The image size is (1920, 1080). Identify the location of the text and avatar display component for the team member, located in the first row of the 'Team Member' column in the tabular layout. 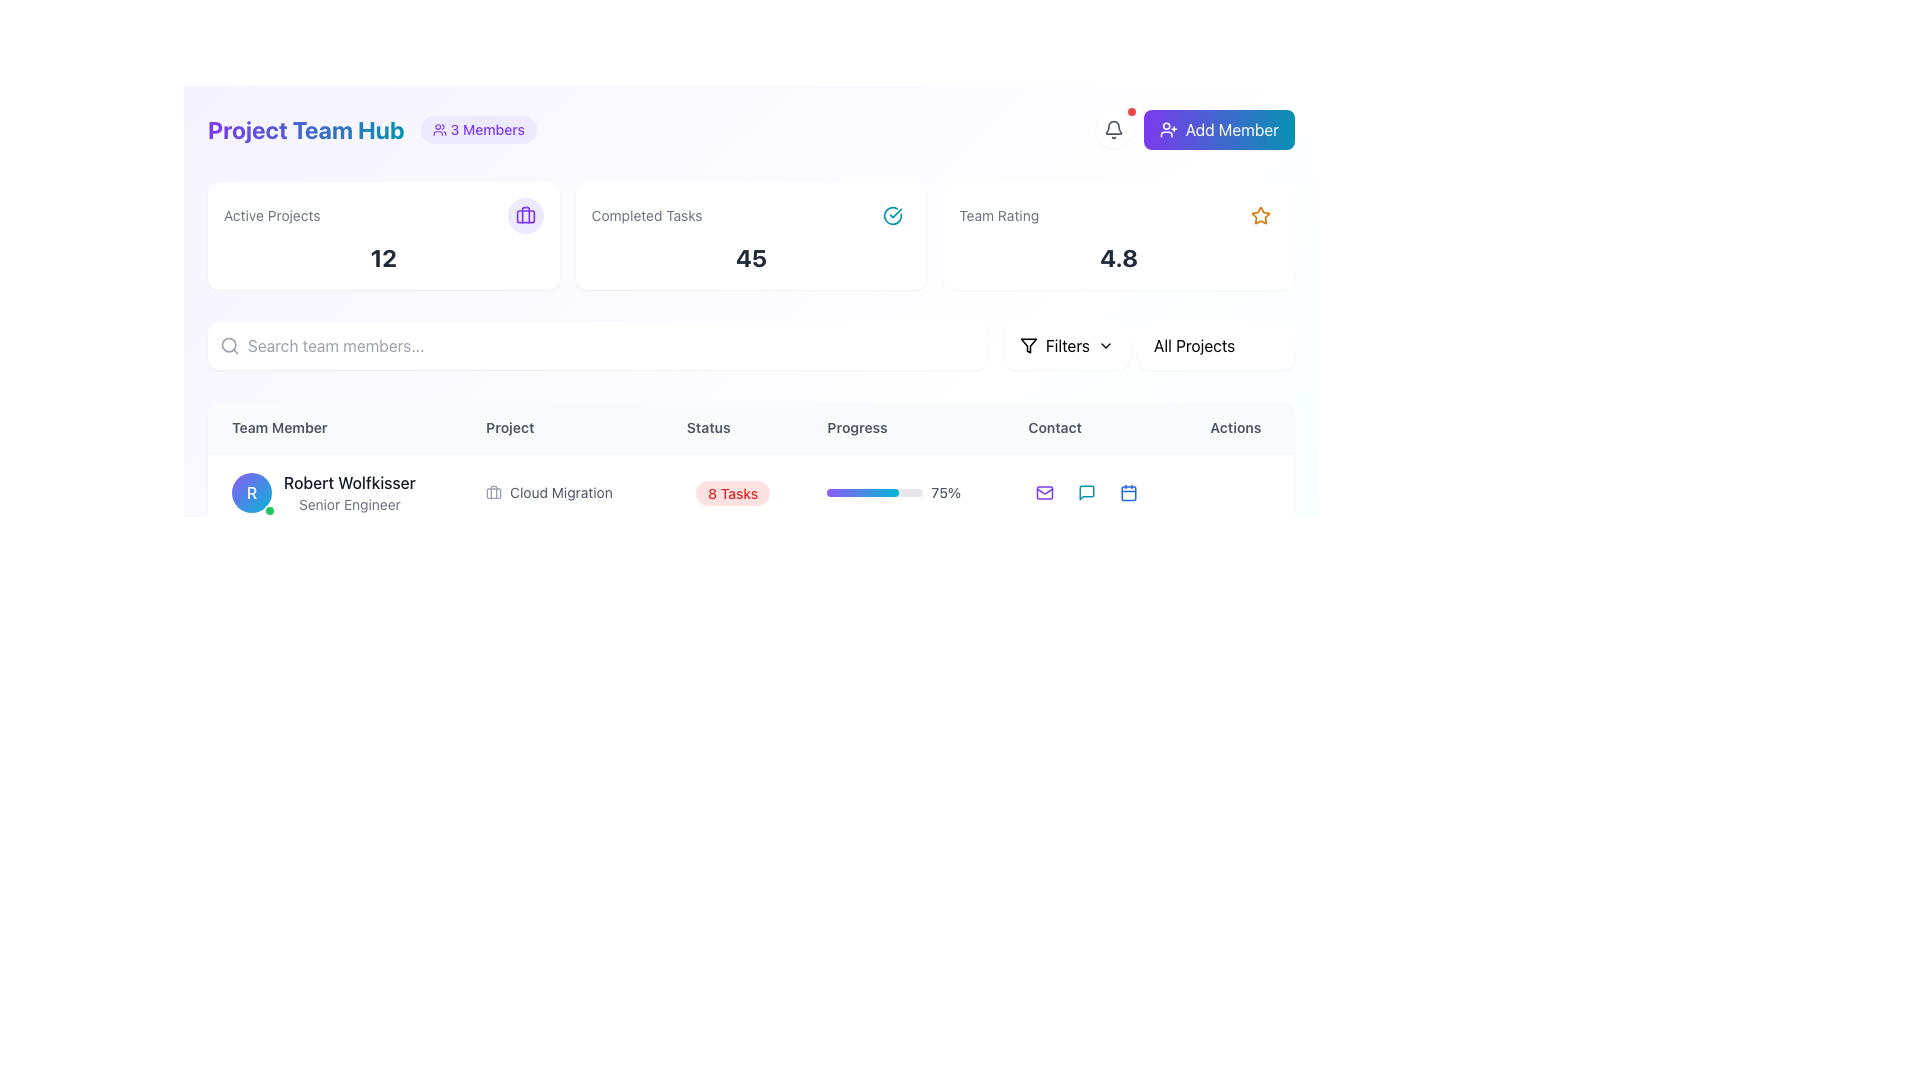
(335, 493).